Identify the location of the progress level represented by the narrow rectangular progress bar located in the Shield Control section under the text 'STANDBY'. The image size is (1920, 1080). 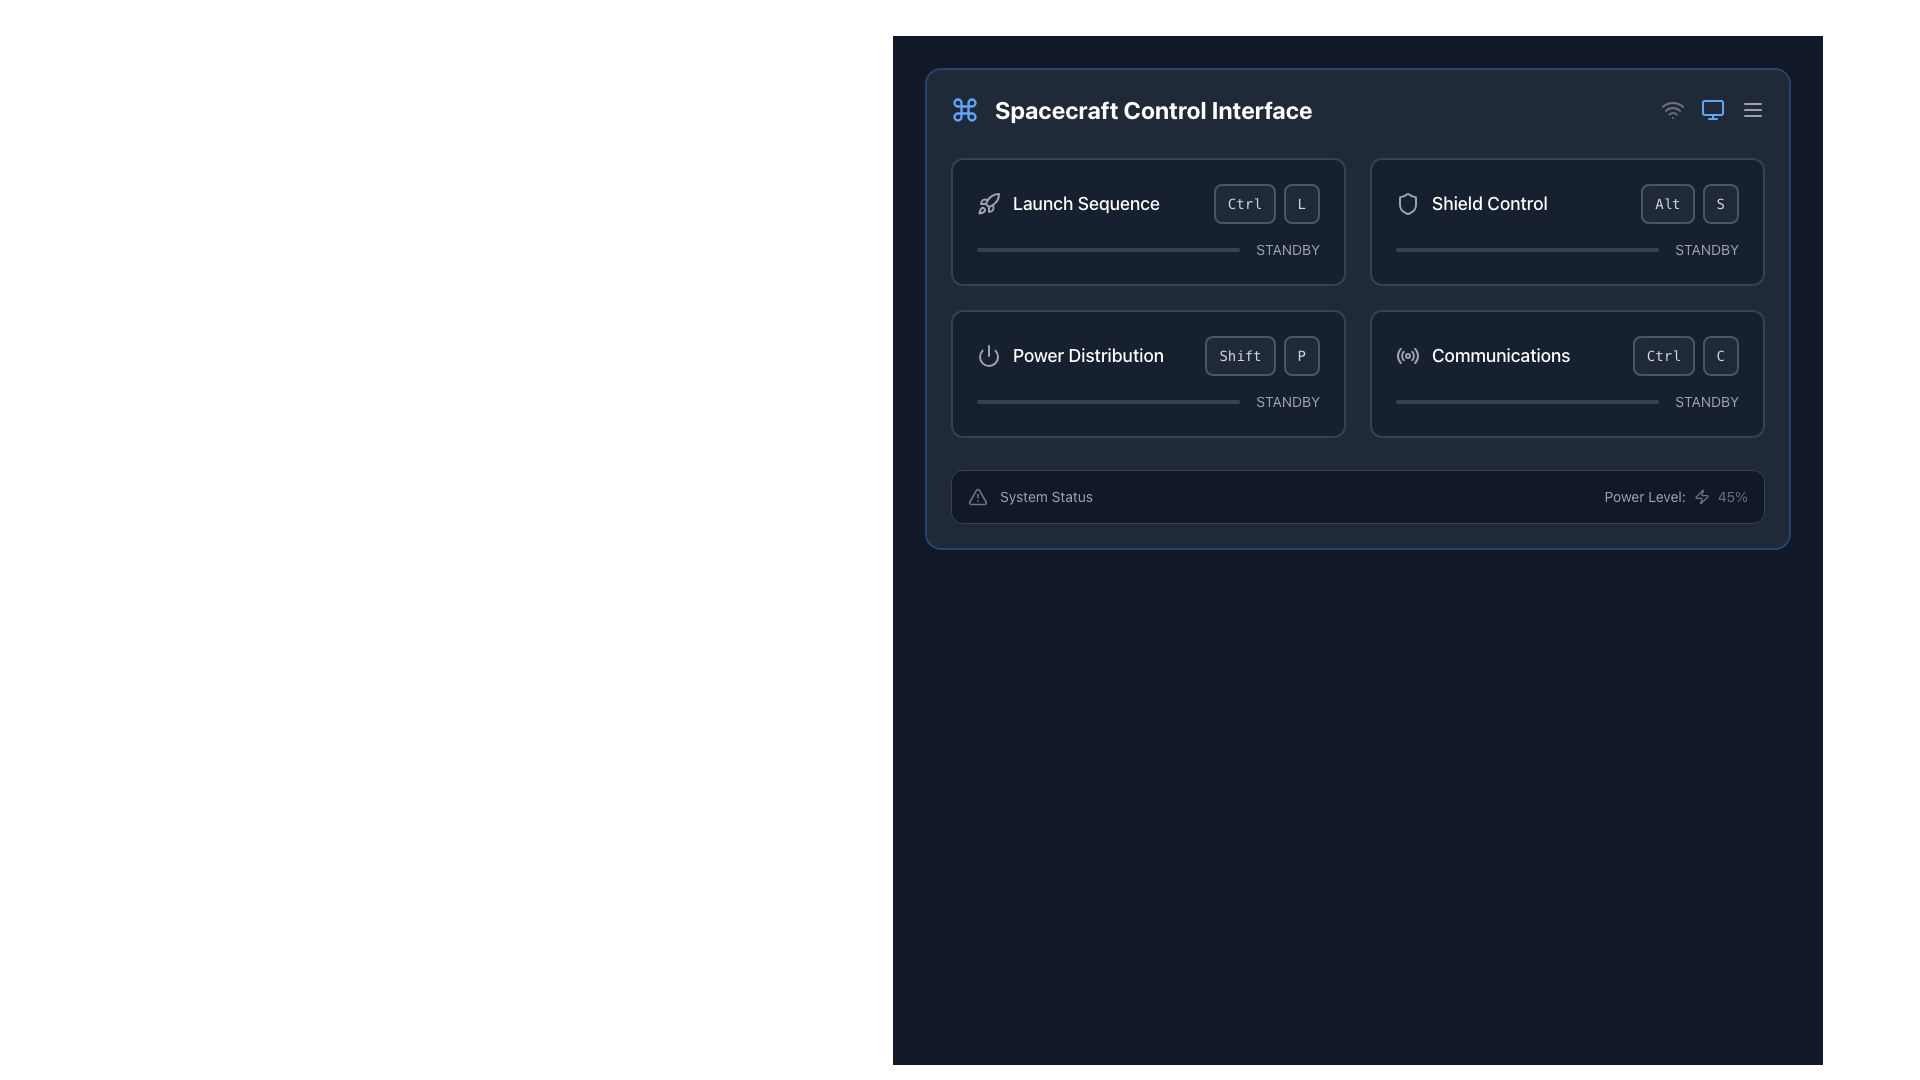
(1526, 249).